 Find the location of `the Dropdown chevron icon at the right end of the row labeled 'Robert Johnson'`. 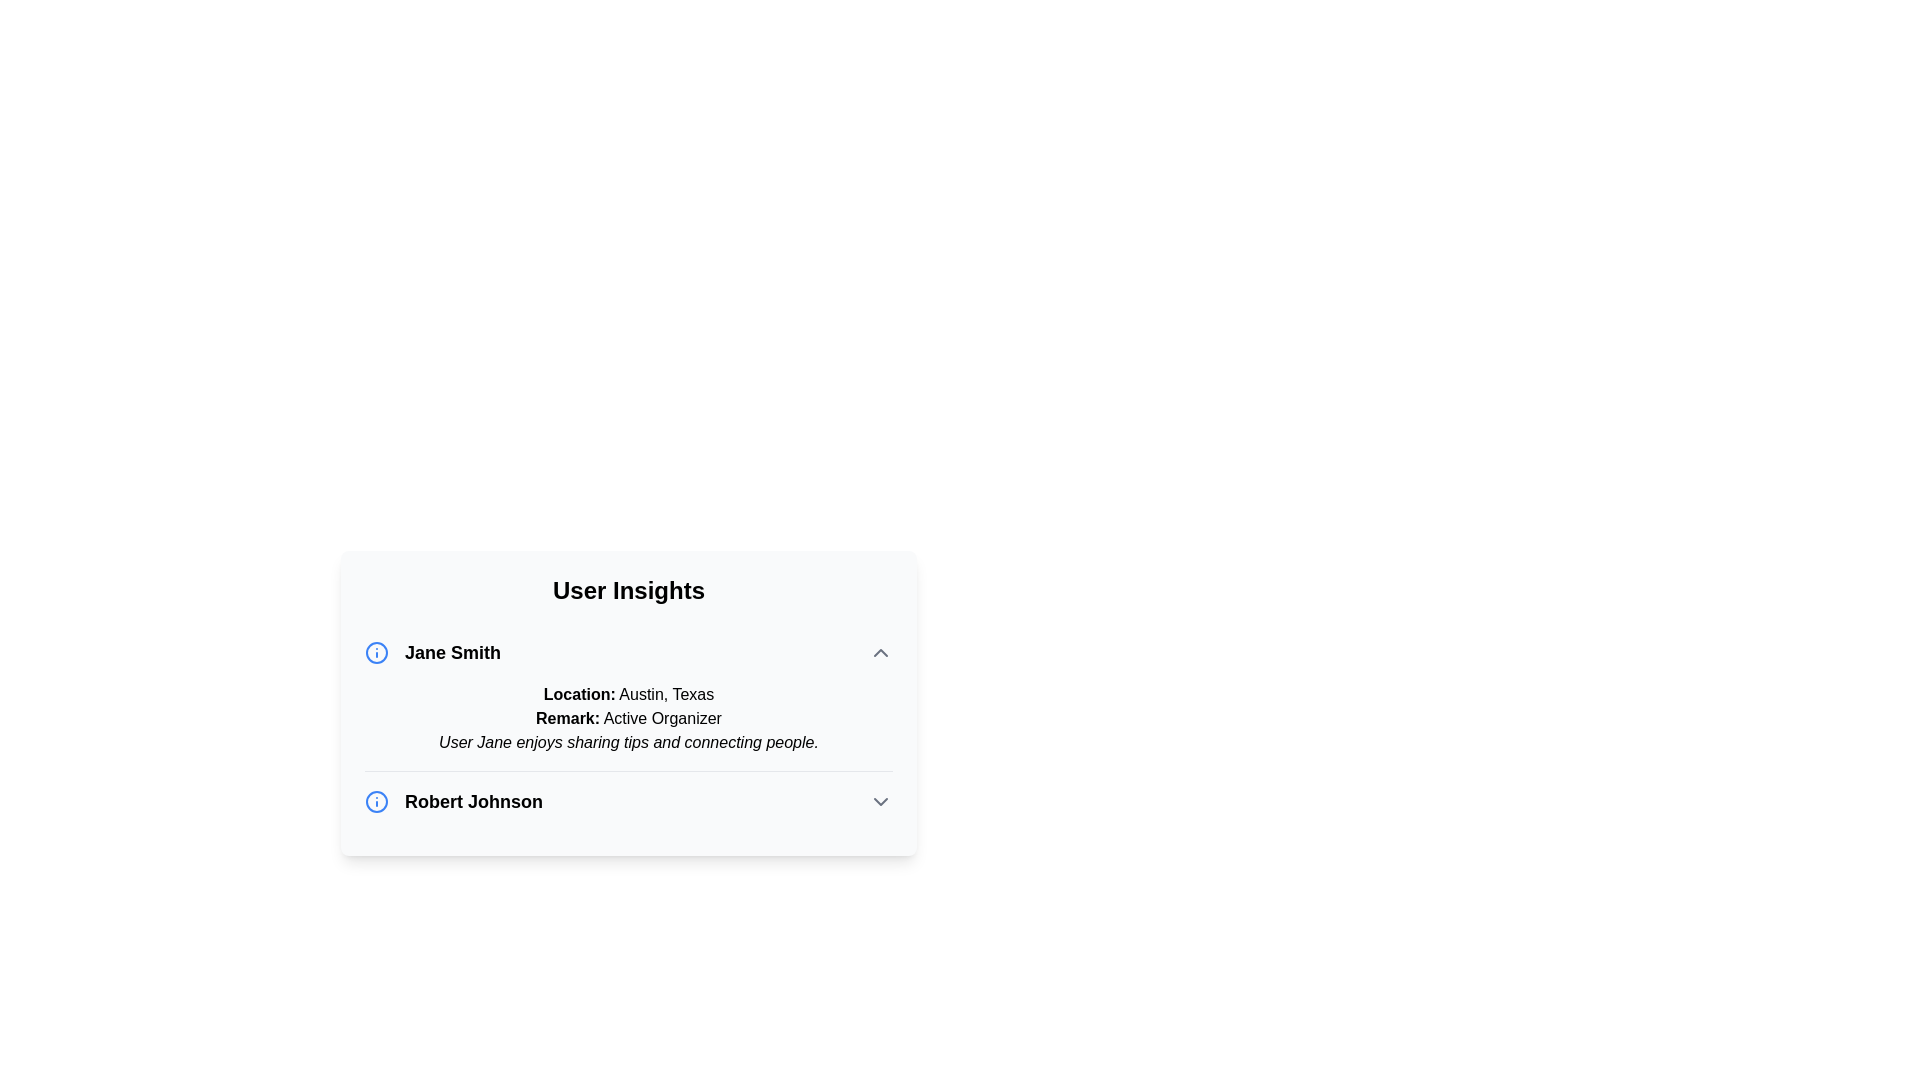

the Dropdown chevron icon at the right end of the row labeled 'Robert Johnson' is located at coordinates (880, 801).